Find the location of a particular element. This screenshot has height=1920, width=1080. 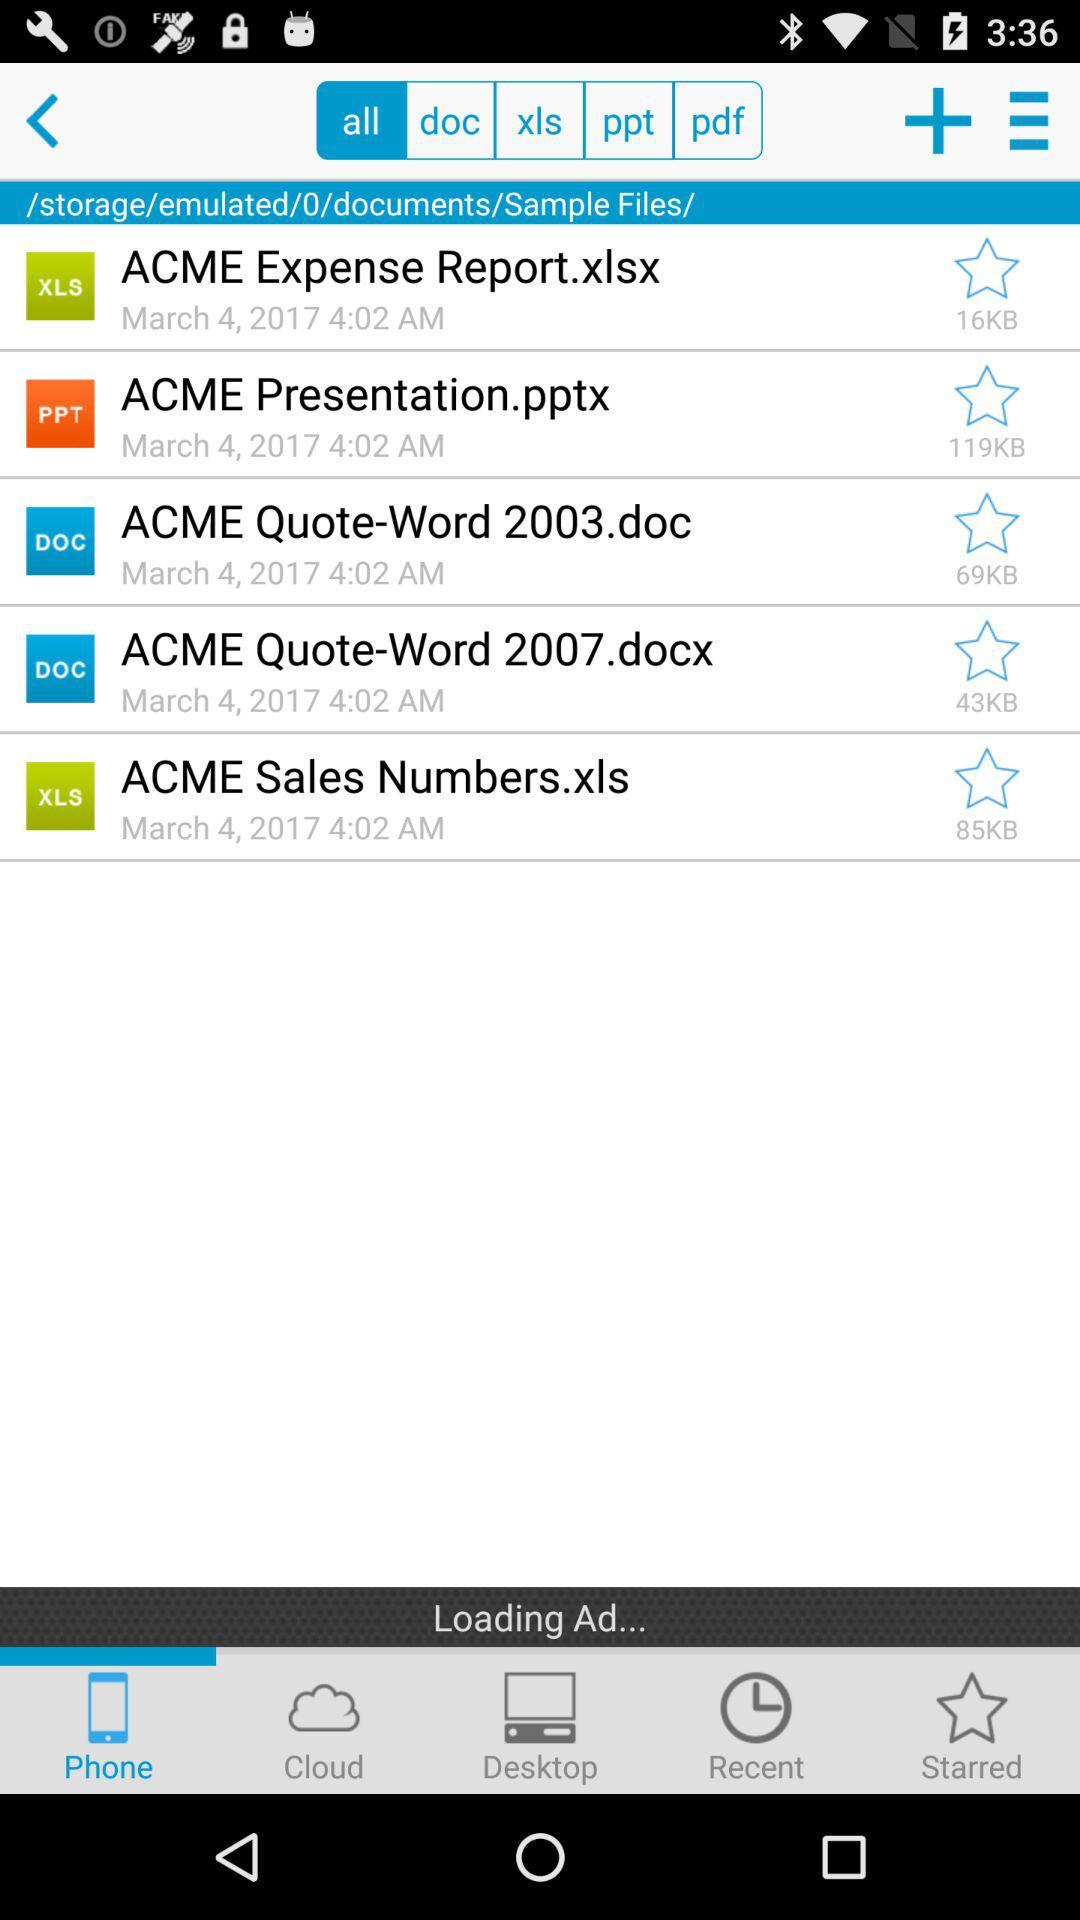

the all is located at coordinates (361, 119).